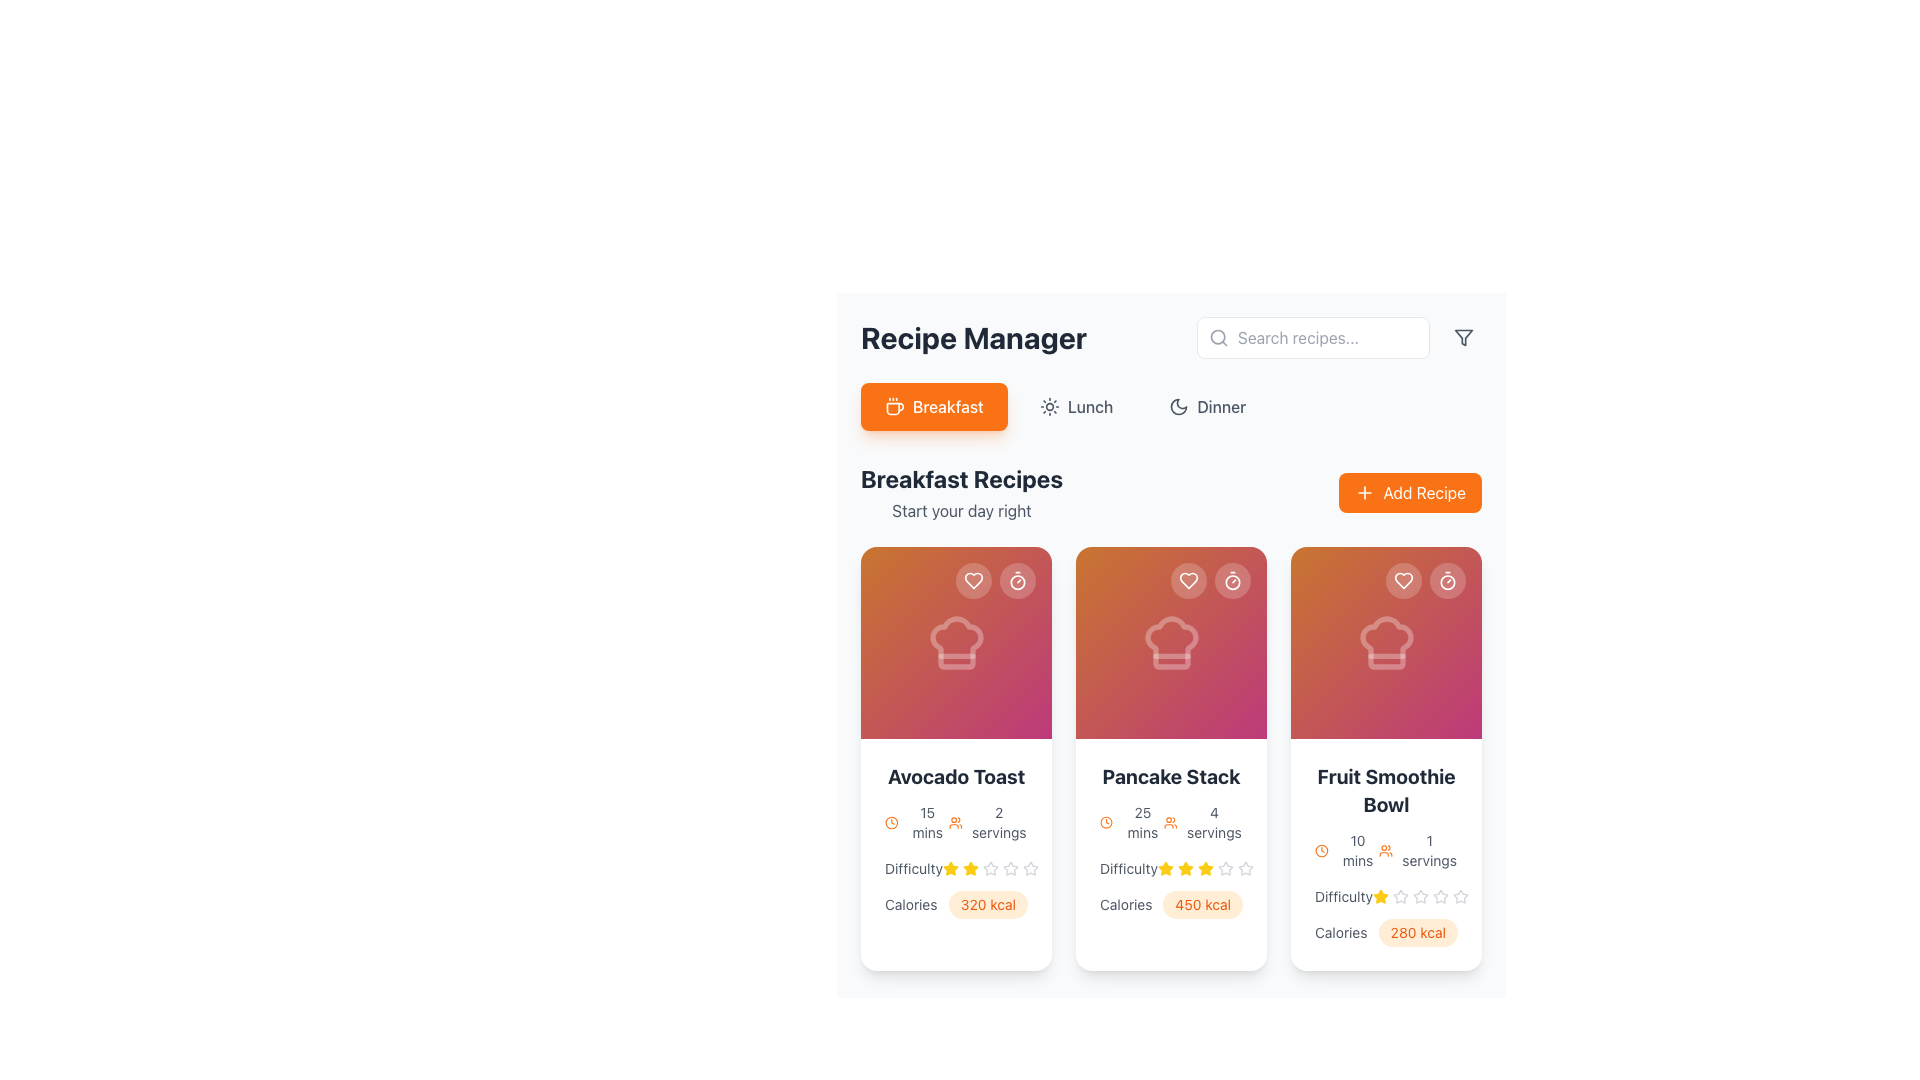 The image size is (1920, 1080). I want to click on the second star icon representing the second difficulty level in the five-star rating system for the 'Fruit Smoothie Bowl' recipe, so click(1399, 894).